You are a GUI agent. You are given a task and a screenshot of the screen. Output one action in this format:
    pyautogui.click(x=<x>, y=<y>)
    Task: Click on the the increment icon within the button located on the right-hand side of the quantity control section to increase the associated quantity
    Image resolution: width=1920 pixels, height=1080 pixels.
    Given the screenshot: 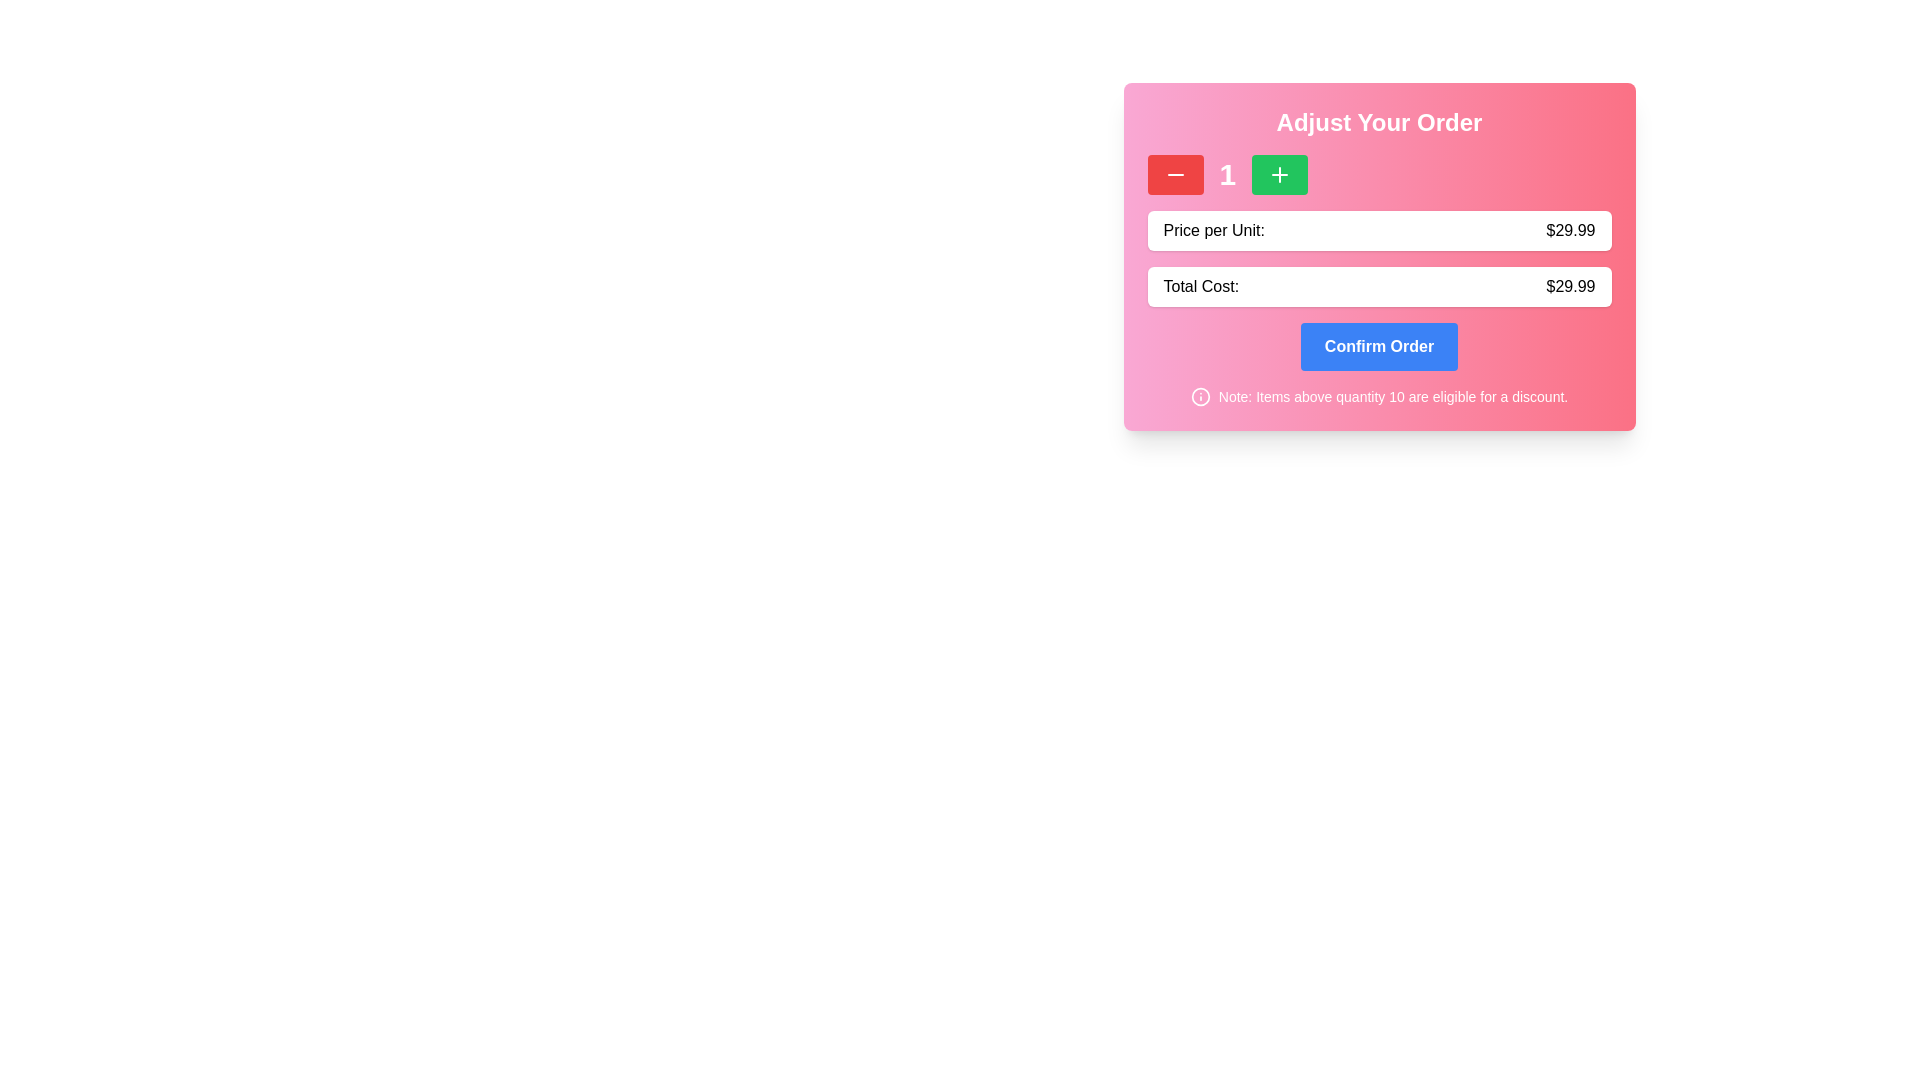 What is the action you would take?
    pyautogui.click(x=1280, y=173)
    